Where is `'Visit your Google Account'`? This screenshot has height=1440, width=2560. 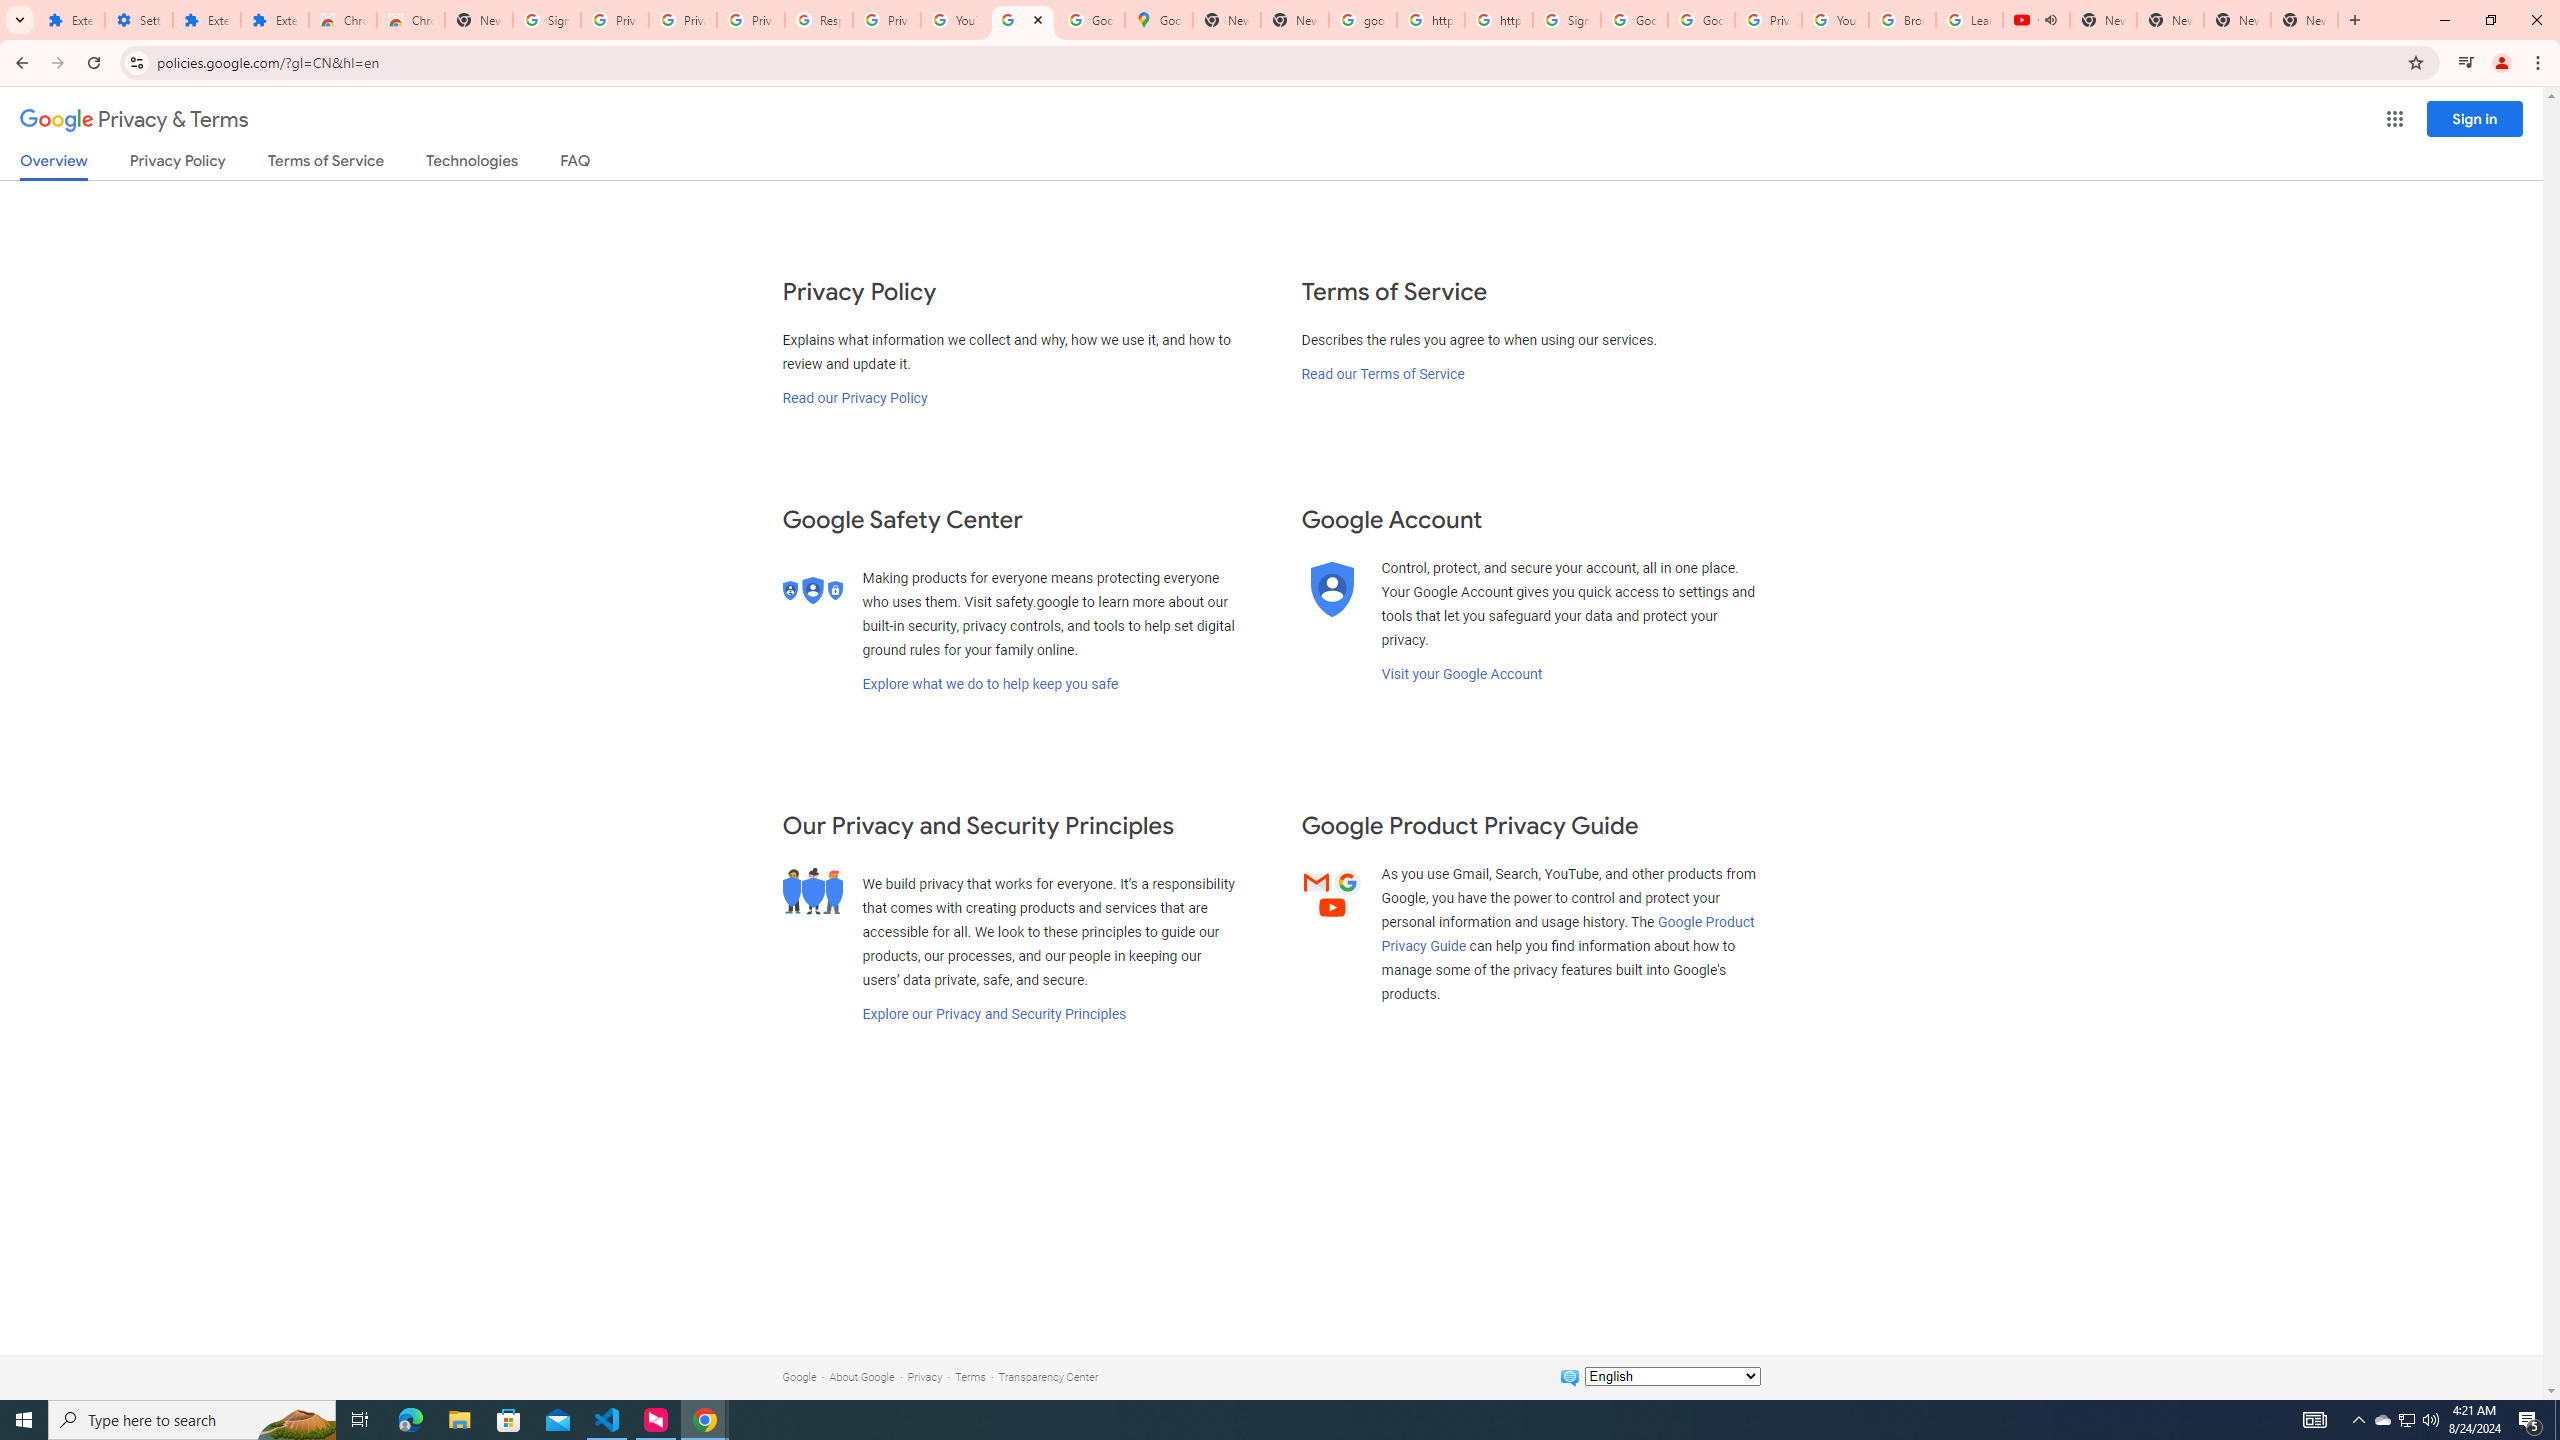 'Visit your Google Account' is located at coordinates (1460, 673).